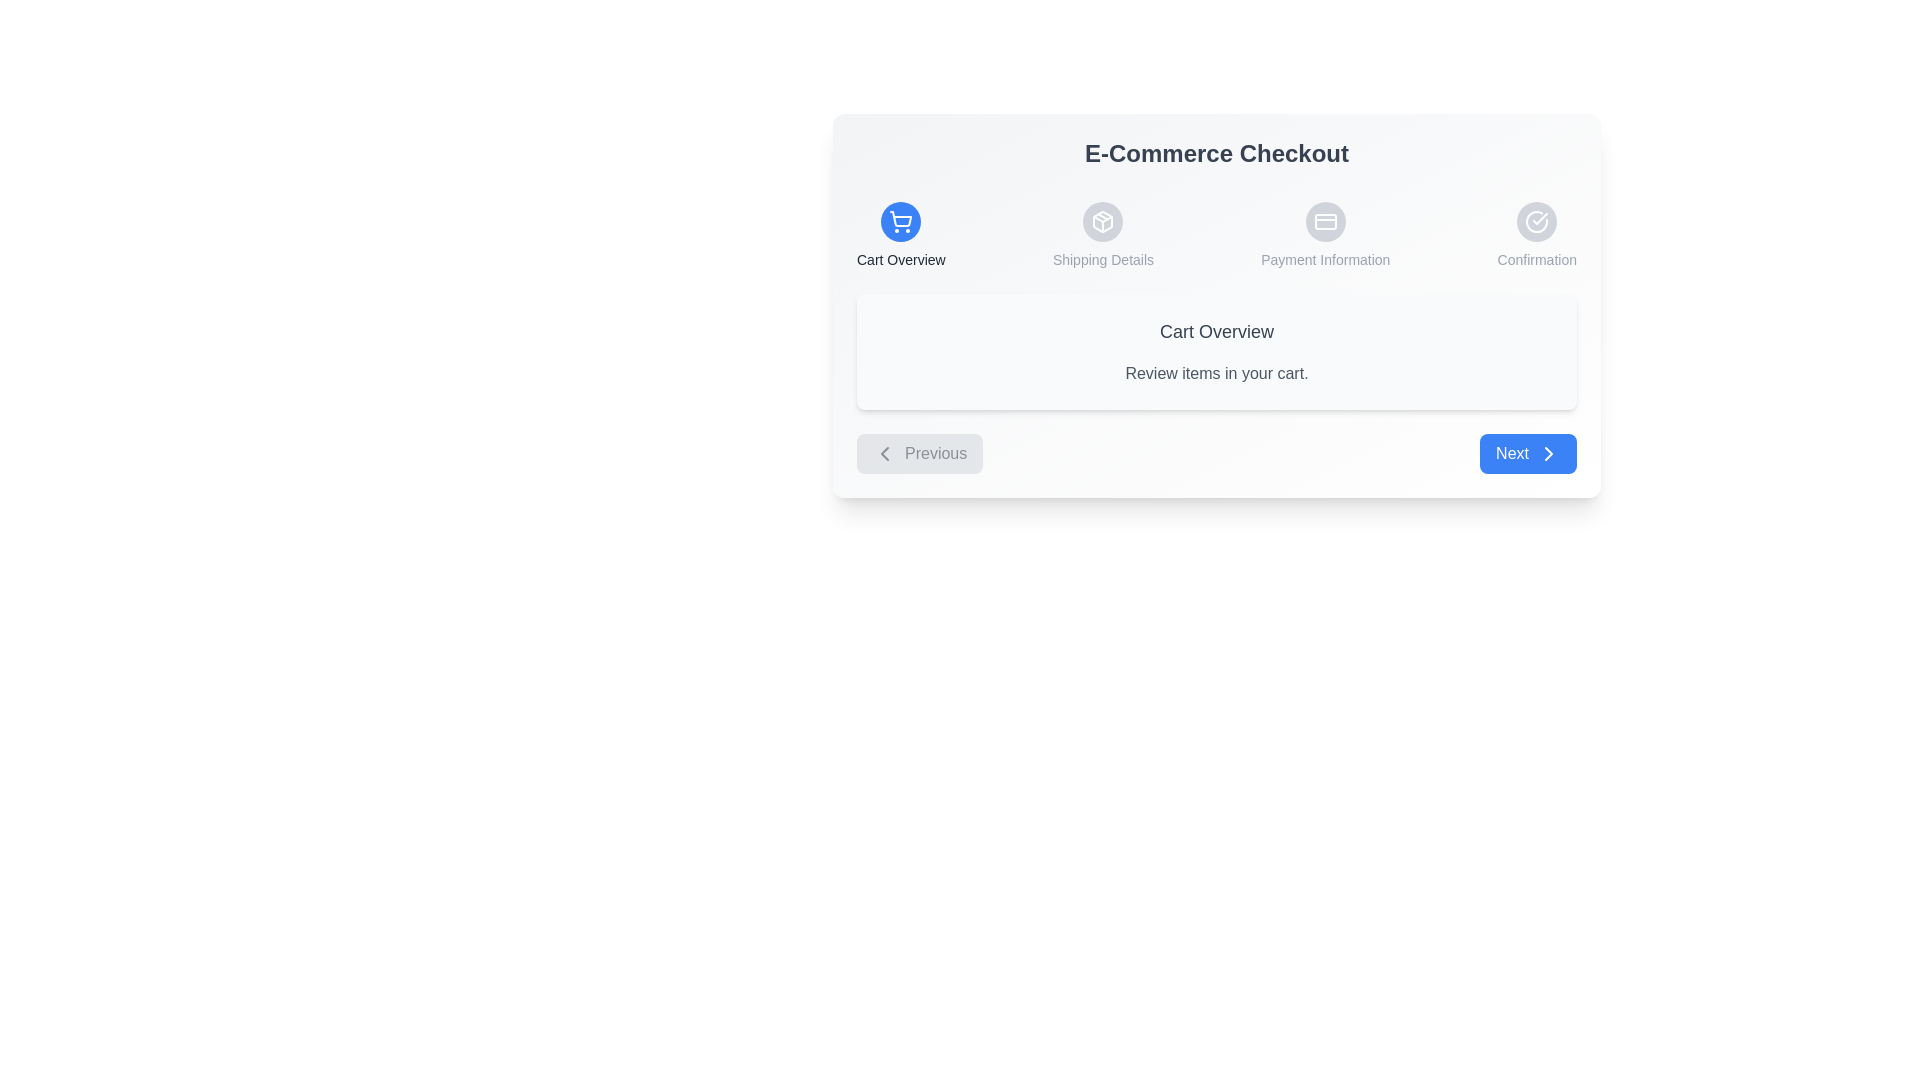 The height and width of the screenshot is (1080, 1920). What do you see at coordinates (1102, 258) in the screenshot?
I see `the Text Label that indicates the second step in the checkout process, located below the shipping details icon` at bounding box center [1102, 258].